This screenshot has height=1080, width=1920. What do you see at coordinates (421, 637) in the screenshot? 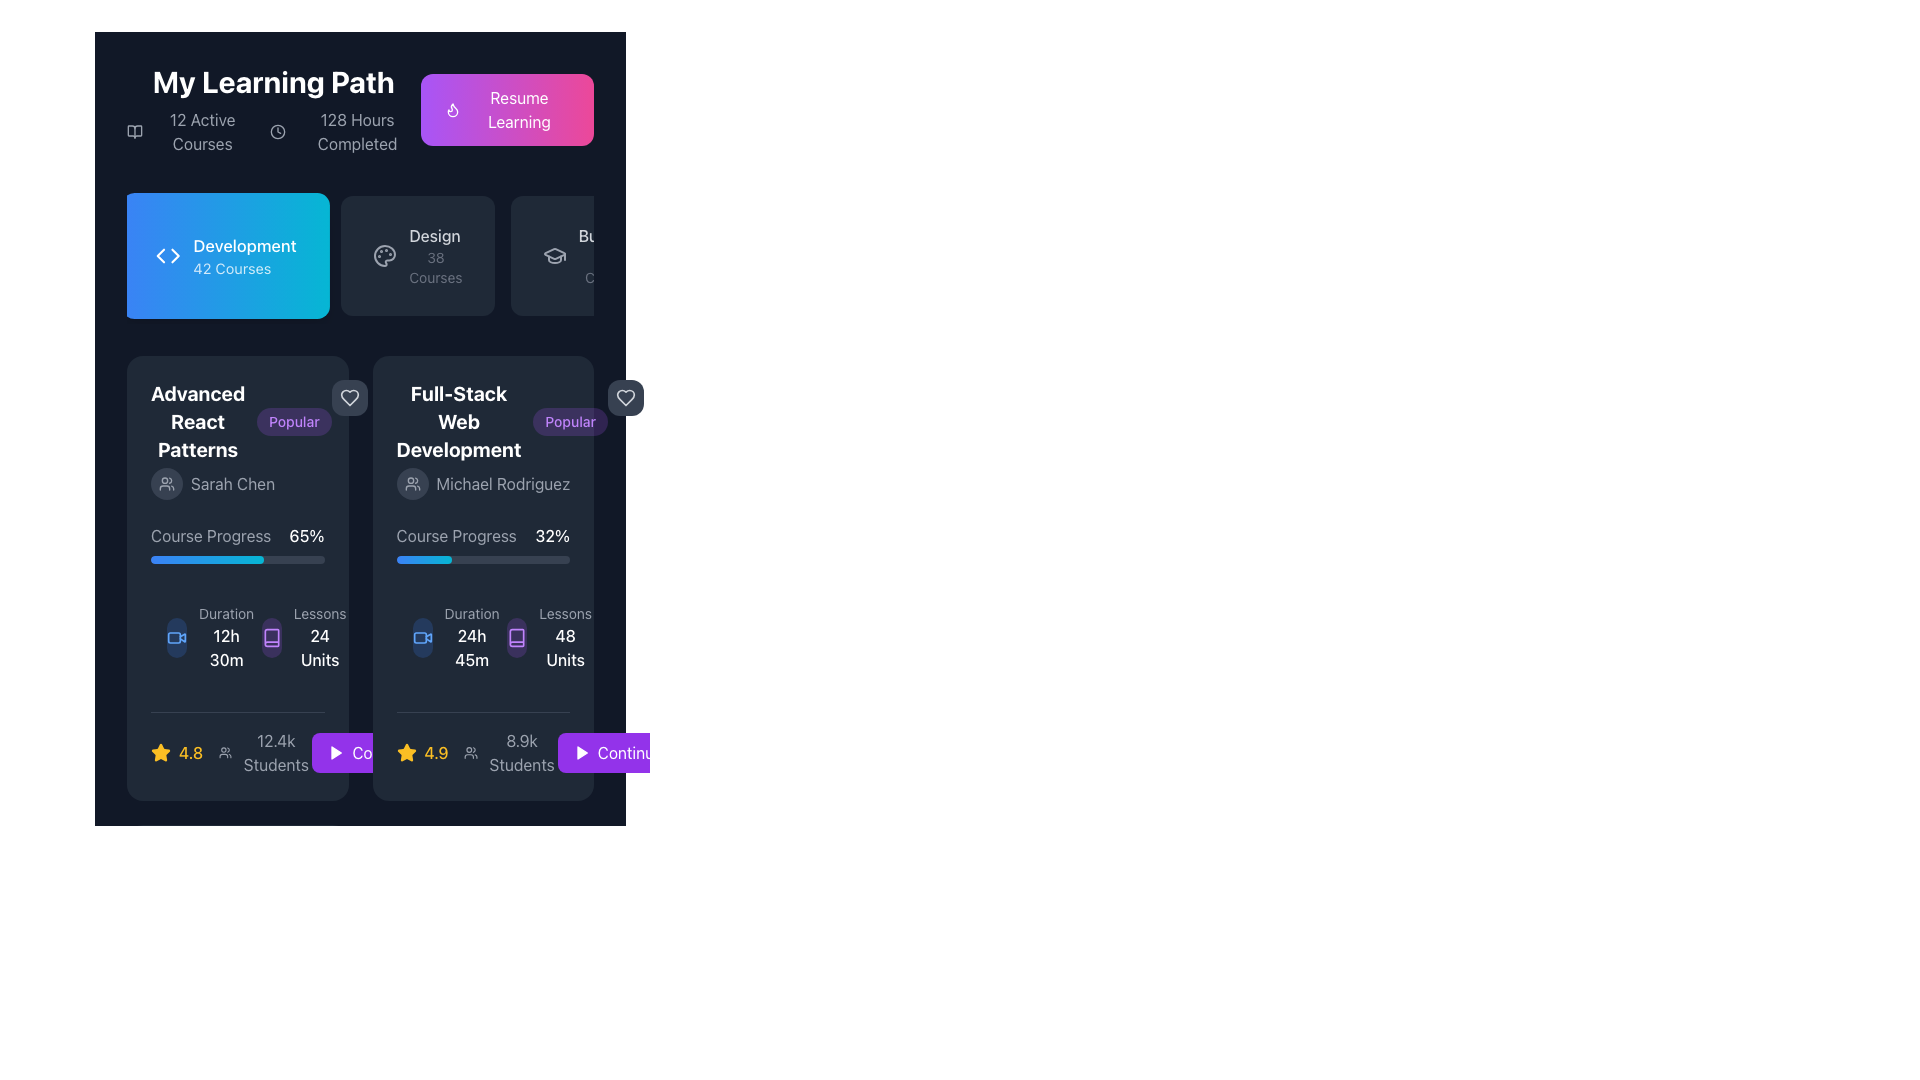
I see `the rounded square icon with a semi-transparent blue background, which contains a video camera icon, located in the top-left area of the 'Full-Stack Web Development' card, above the 'Duration' text` at bounding box center [421, 637].